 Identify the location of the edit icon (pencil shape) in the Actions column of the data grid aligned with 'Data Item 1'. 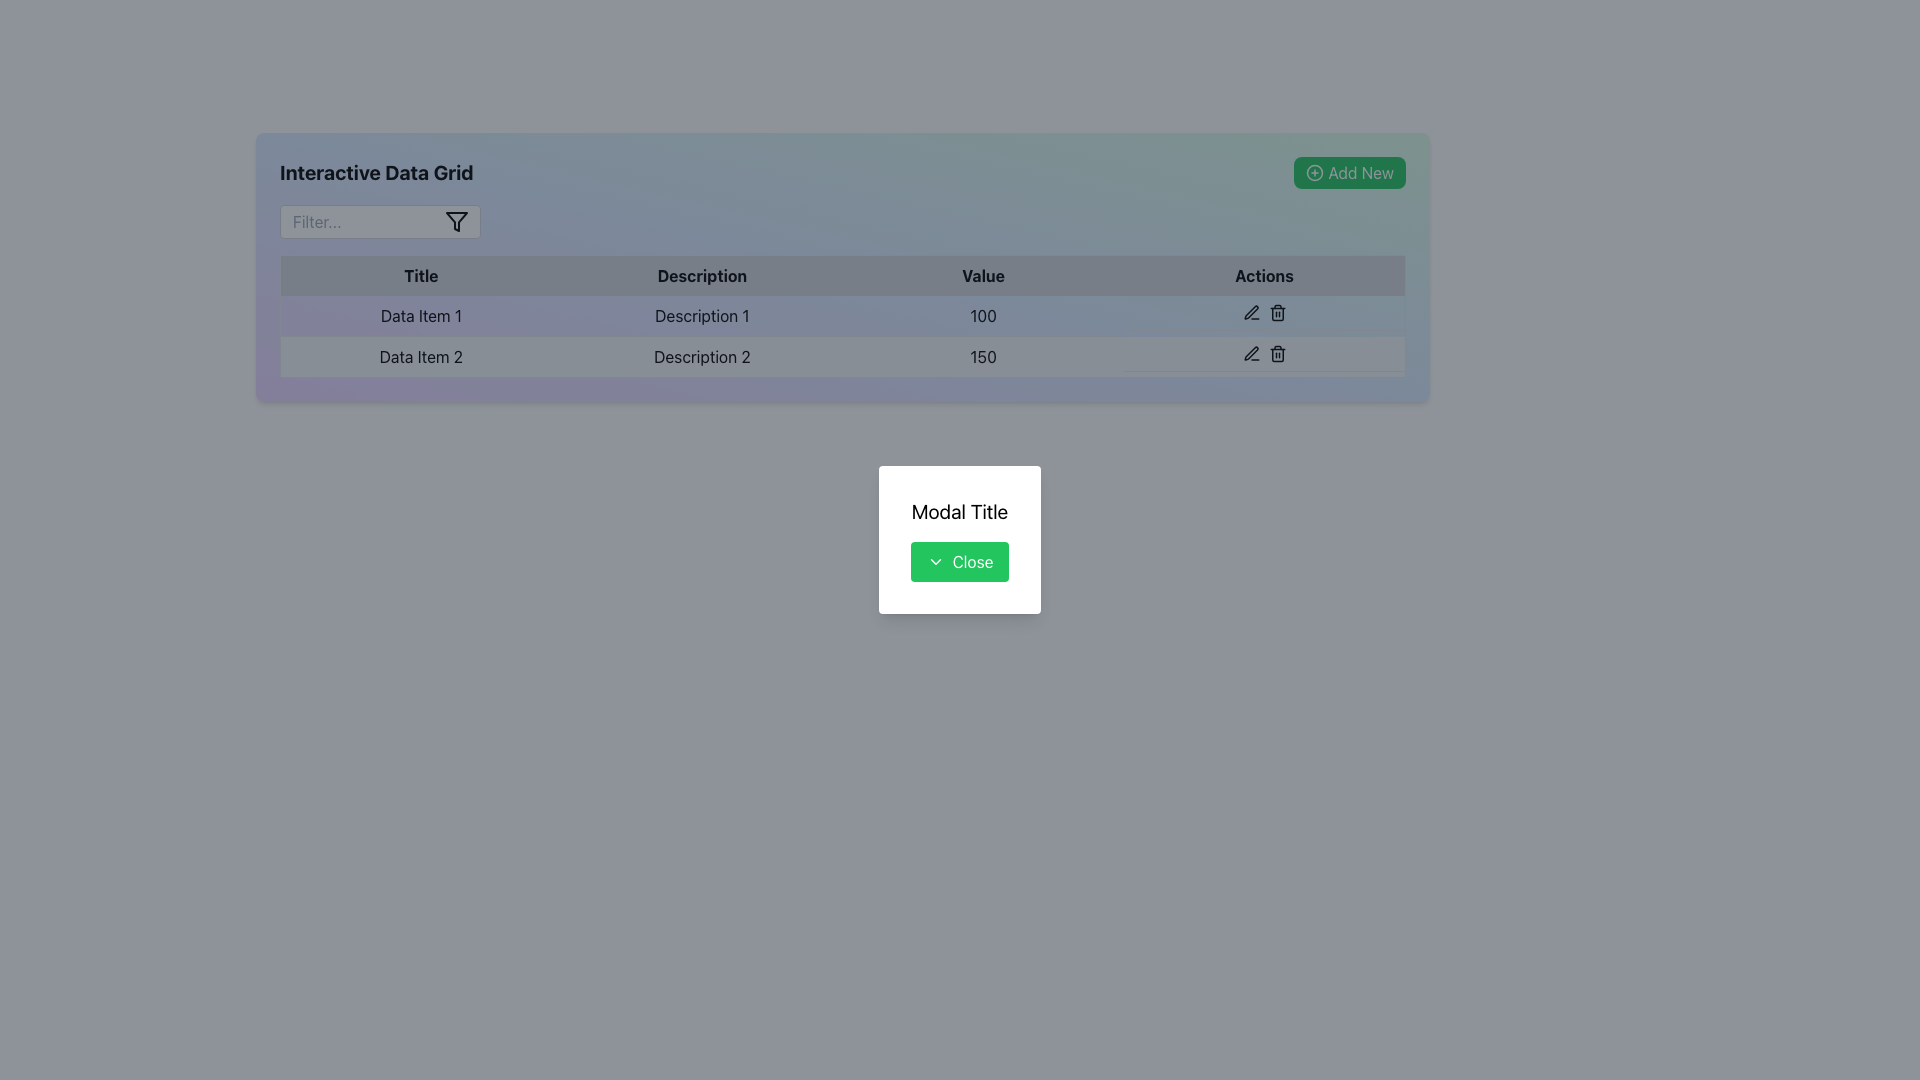
(1263, 313).